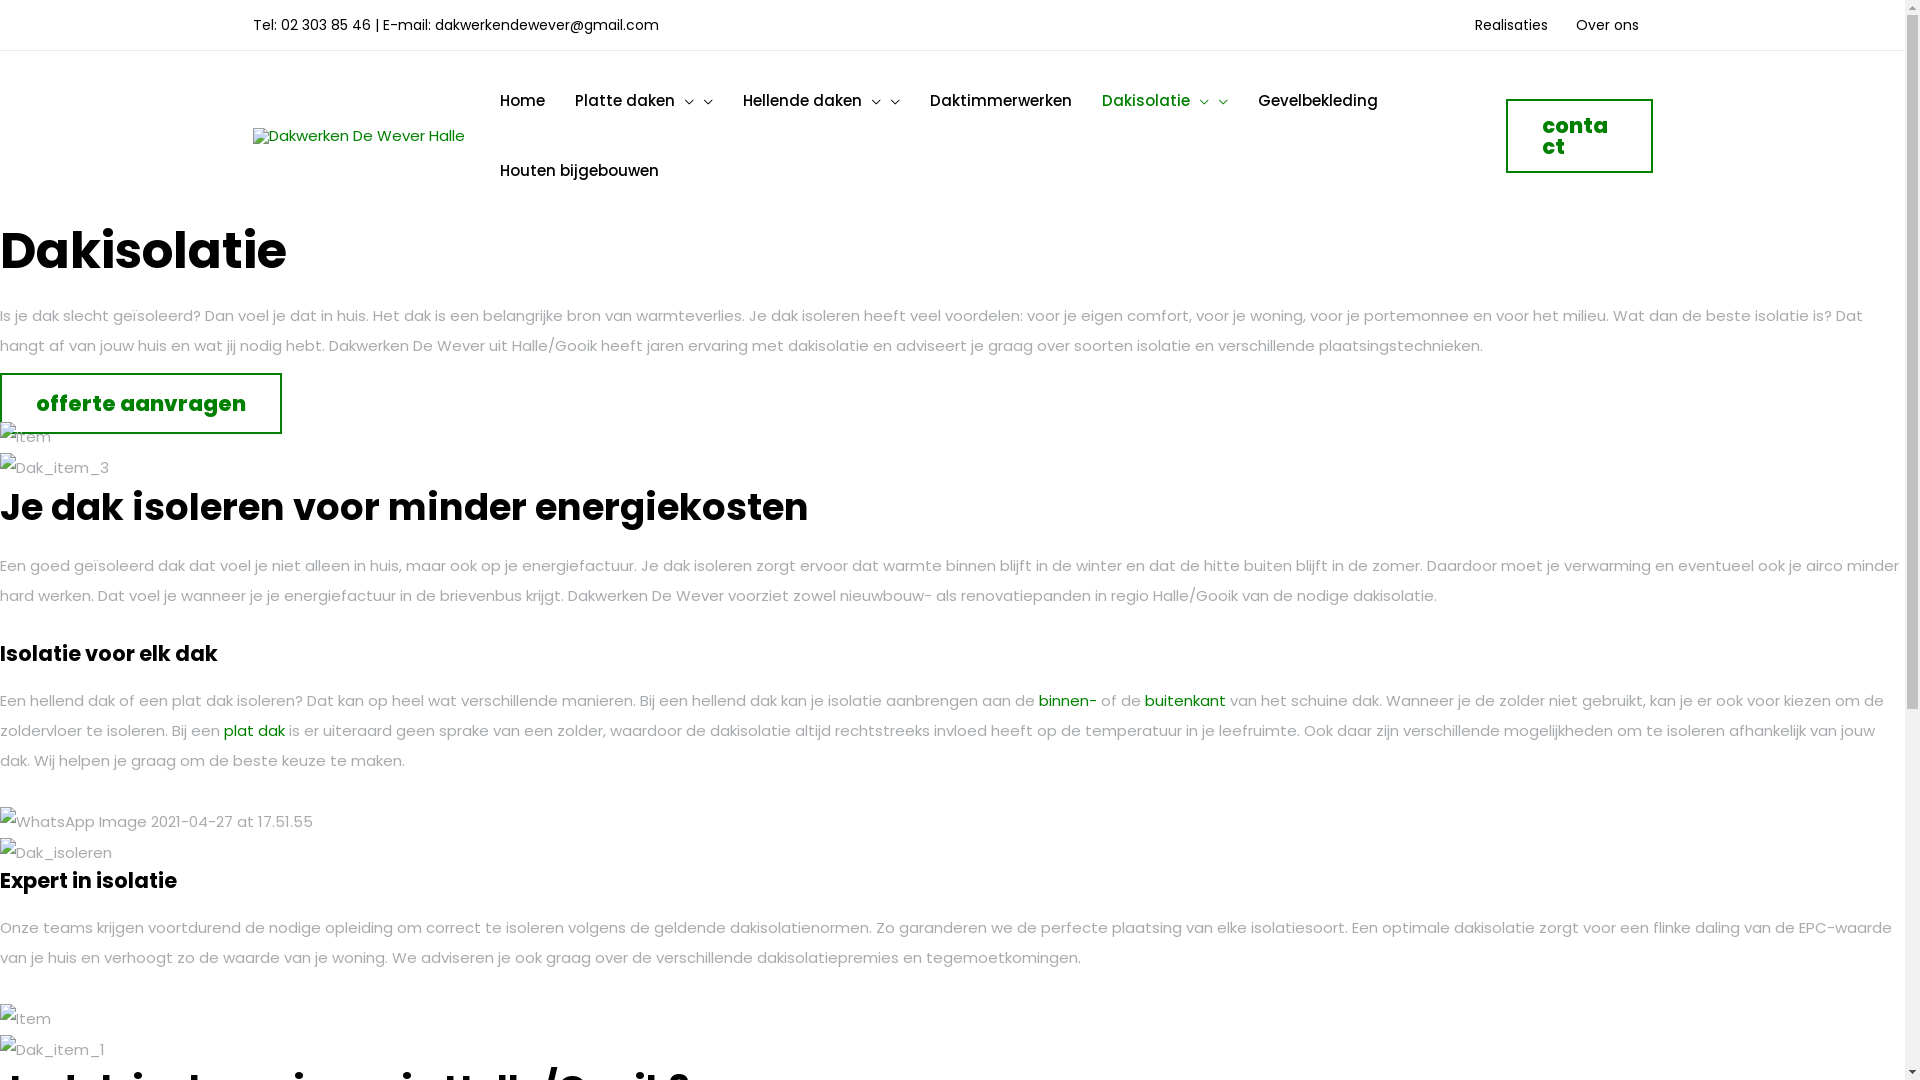 Image resolution: width=1920 pixels, height=1080 pixels. I want to click on 'Over ons', so click(1607, 24).